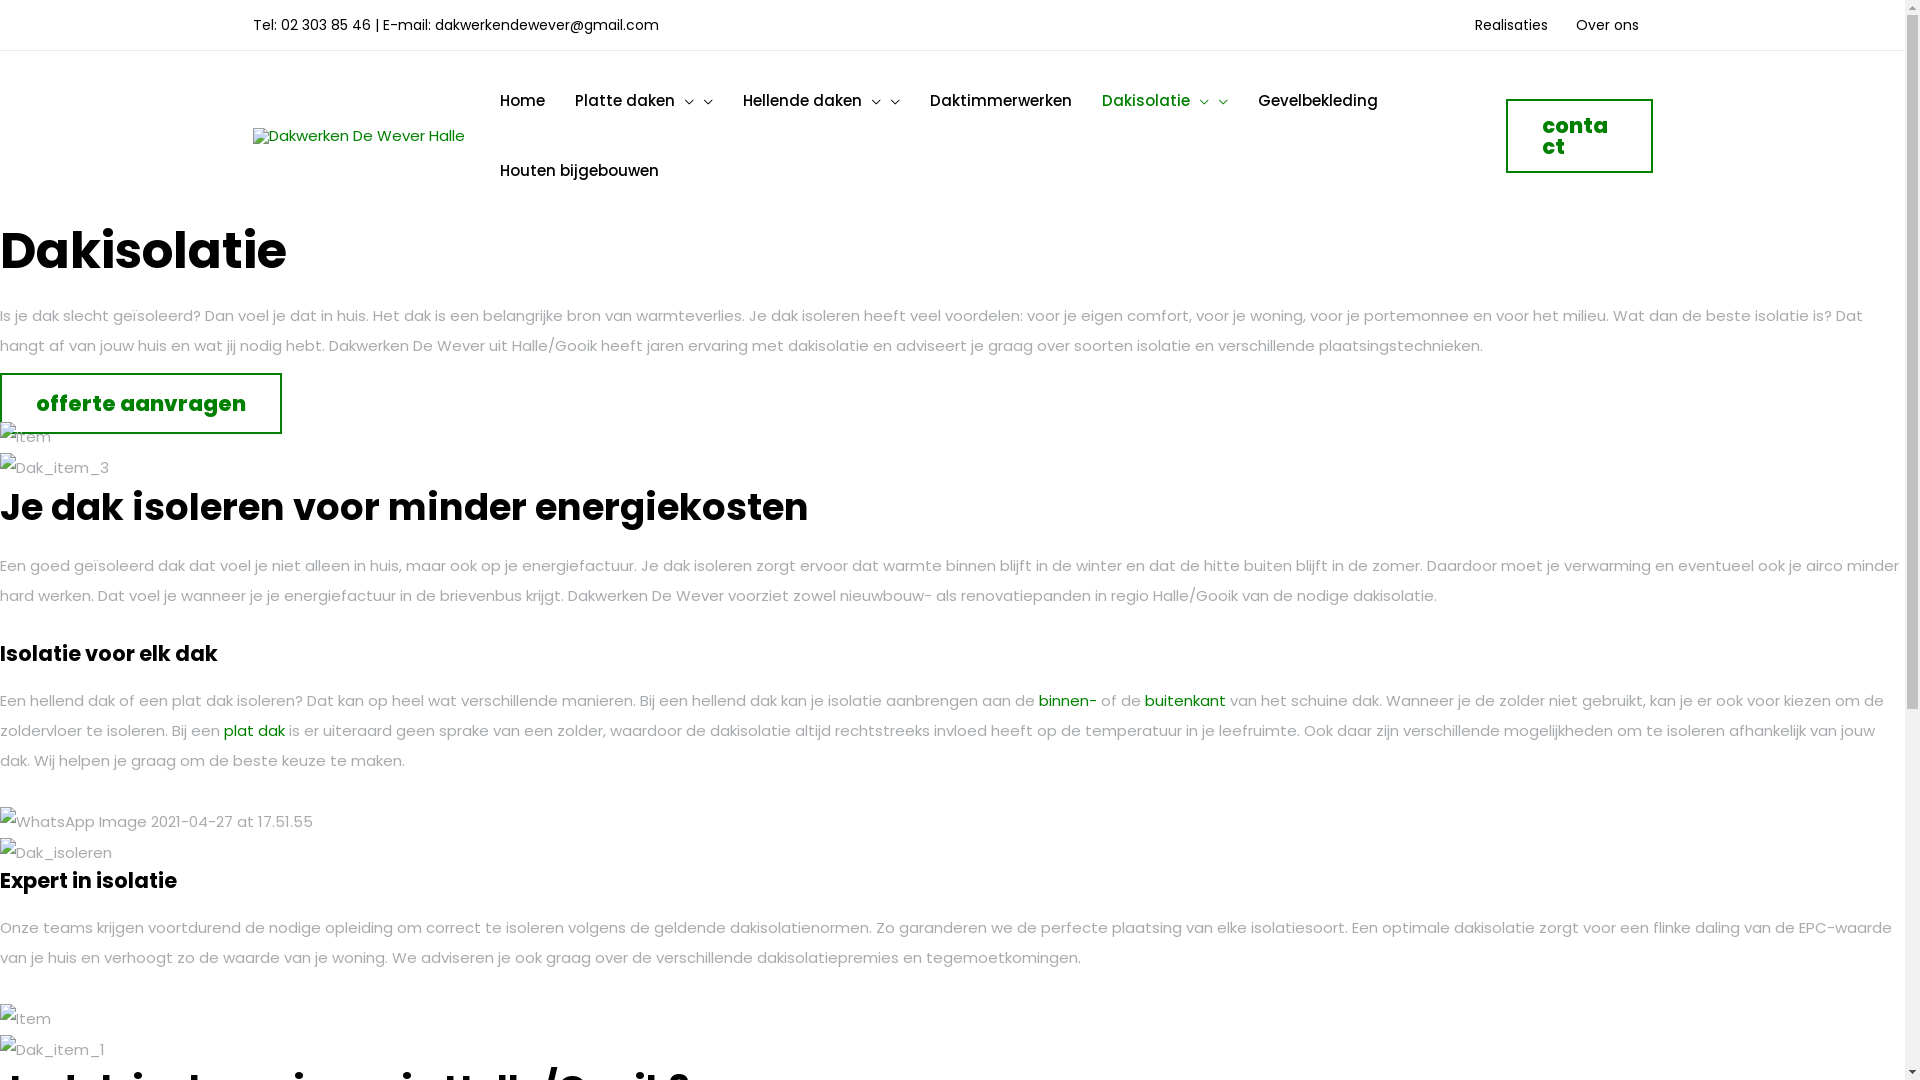 Image resolution: width=1920 pixels, height=1080 pixels. I want to click on 'Over ons', so click(1607, 24).